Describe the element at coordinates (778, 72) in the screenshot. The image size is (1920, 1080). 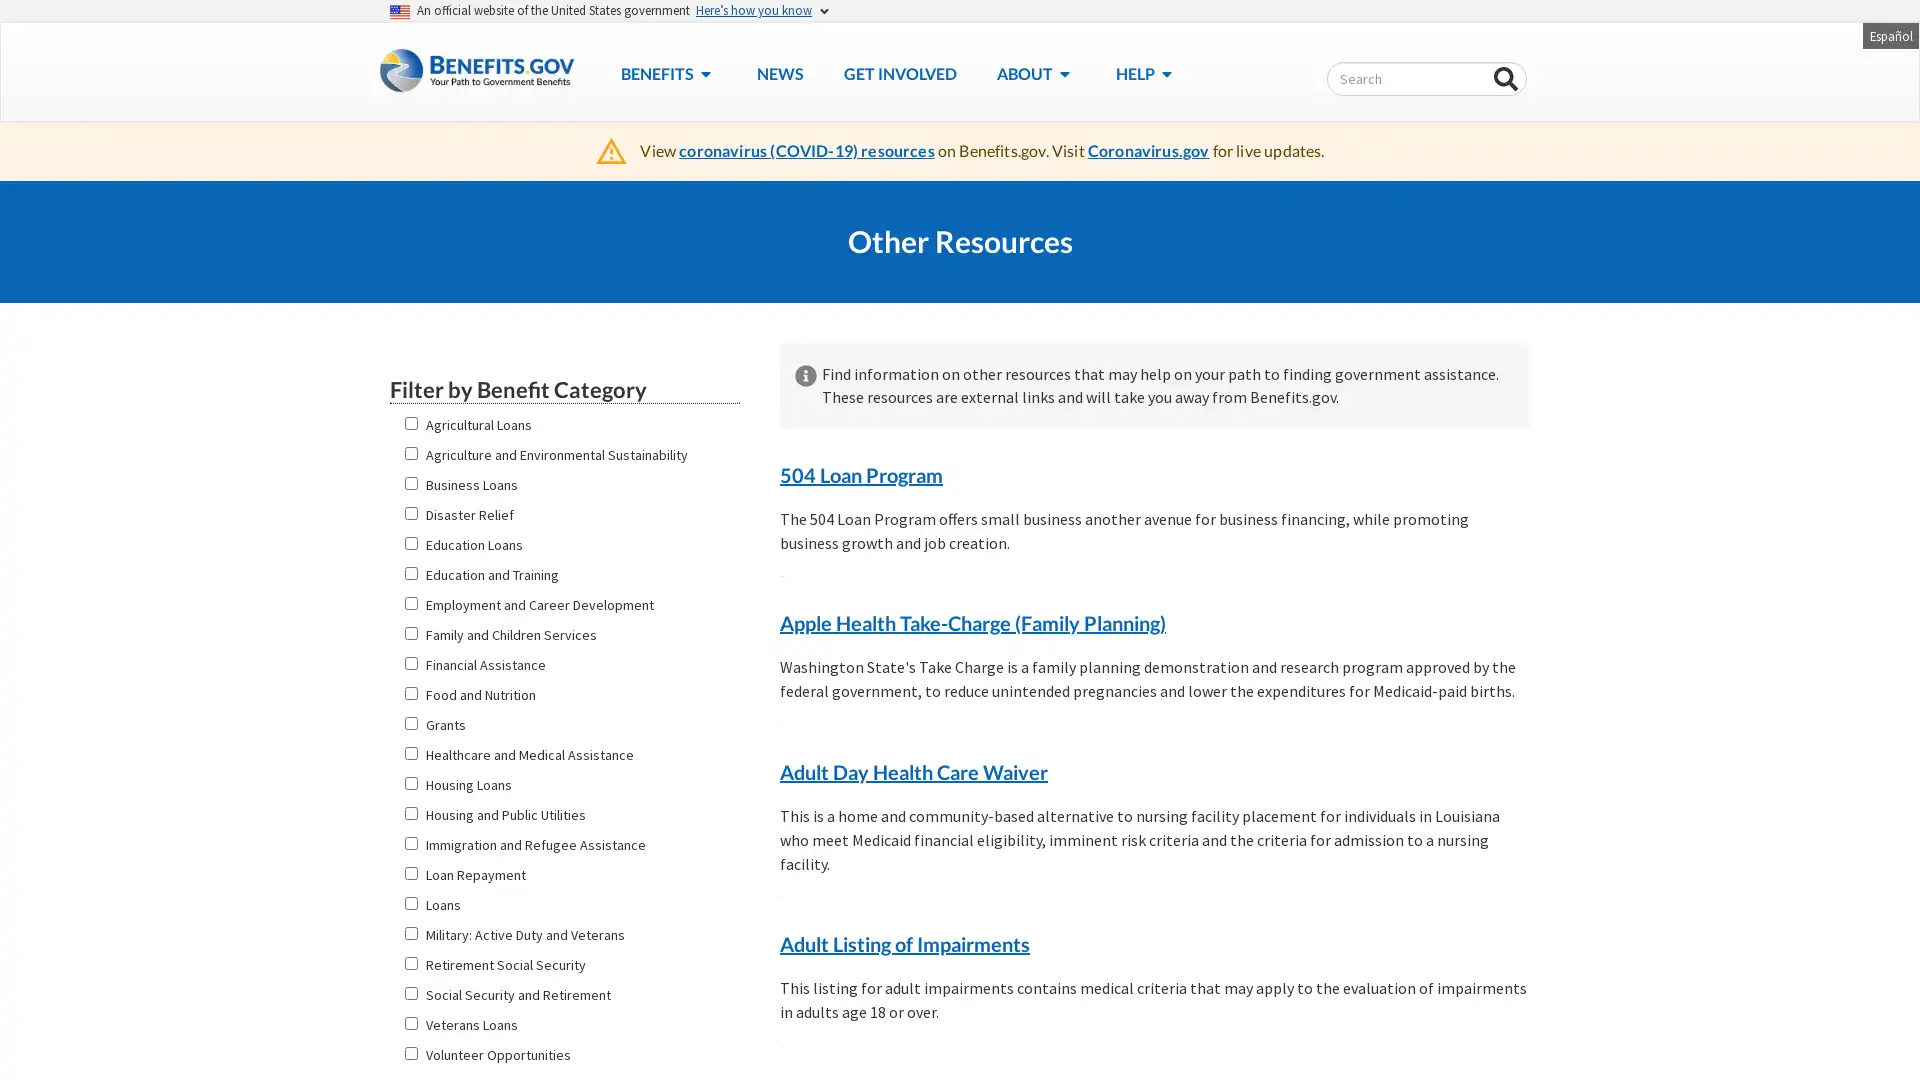
I see `NEWS` at that location.